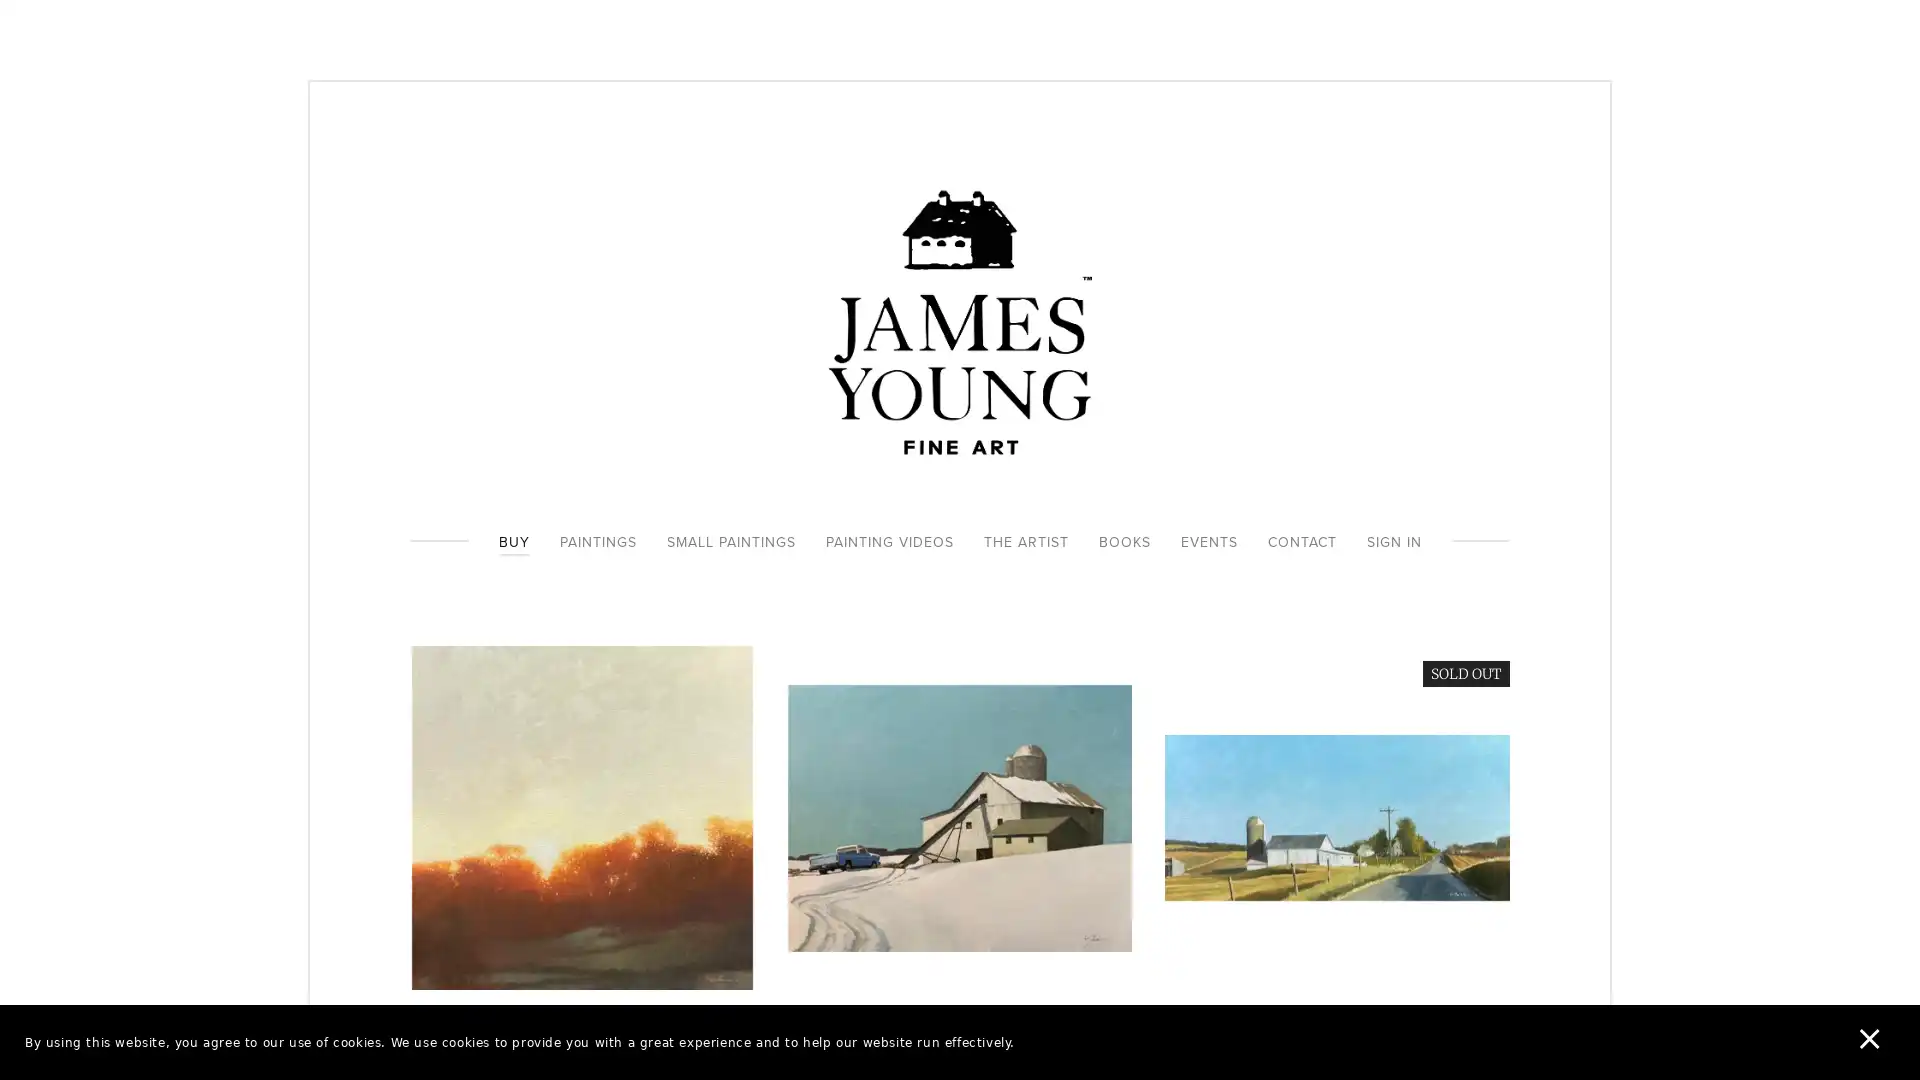 The width and height of the screenshot is (1920, 1080). What do you see at coordinates (1251, 353) in the screenshot?
I see `Close` at bounding box center [1251, 353].